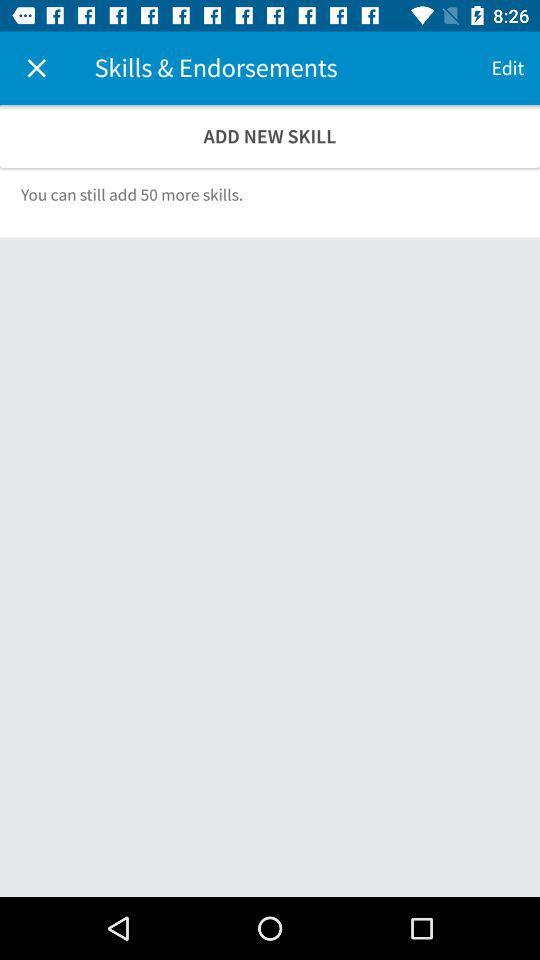 The width and height of the screenshot is (540, 960). What do you see at coordinates (270, 135) in the screenshot?
I see `icon above the you can still icon` at bounding box center [270, 135].